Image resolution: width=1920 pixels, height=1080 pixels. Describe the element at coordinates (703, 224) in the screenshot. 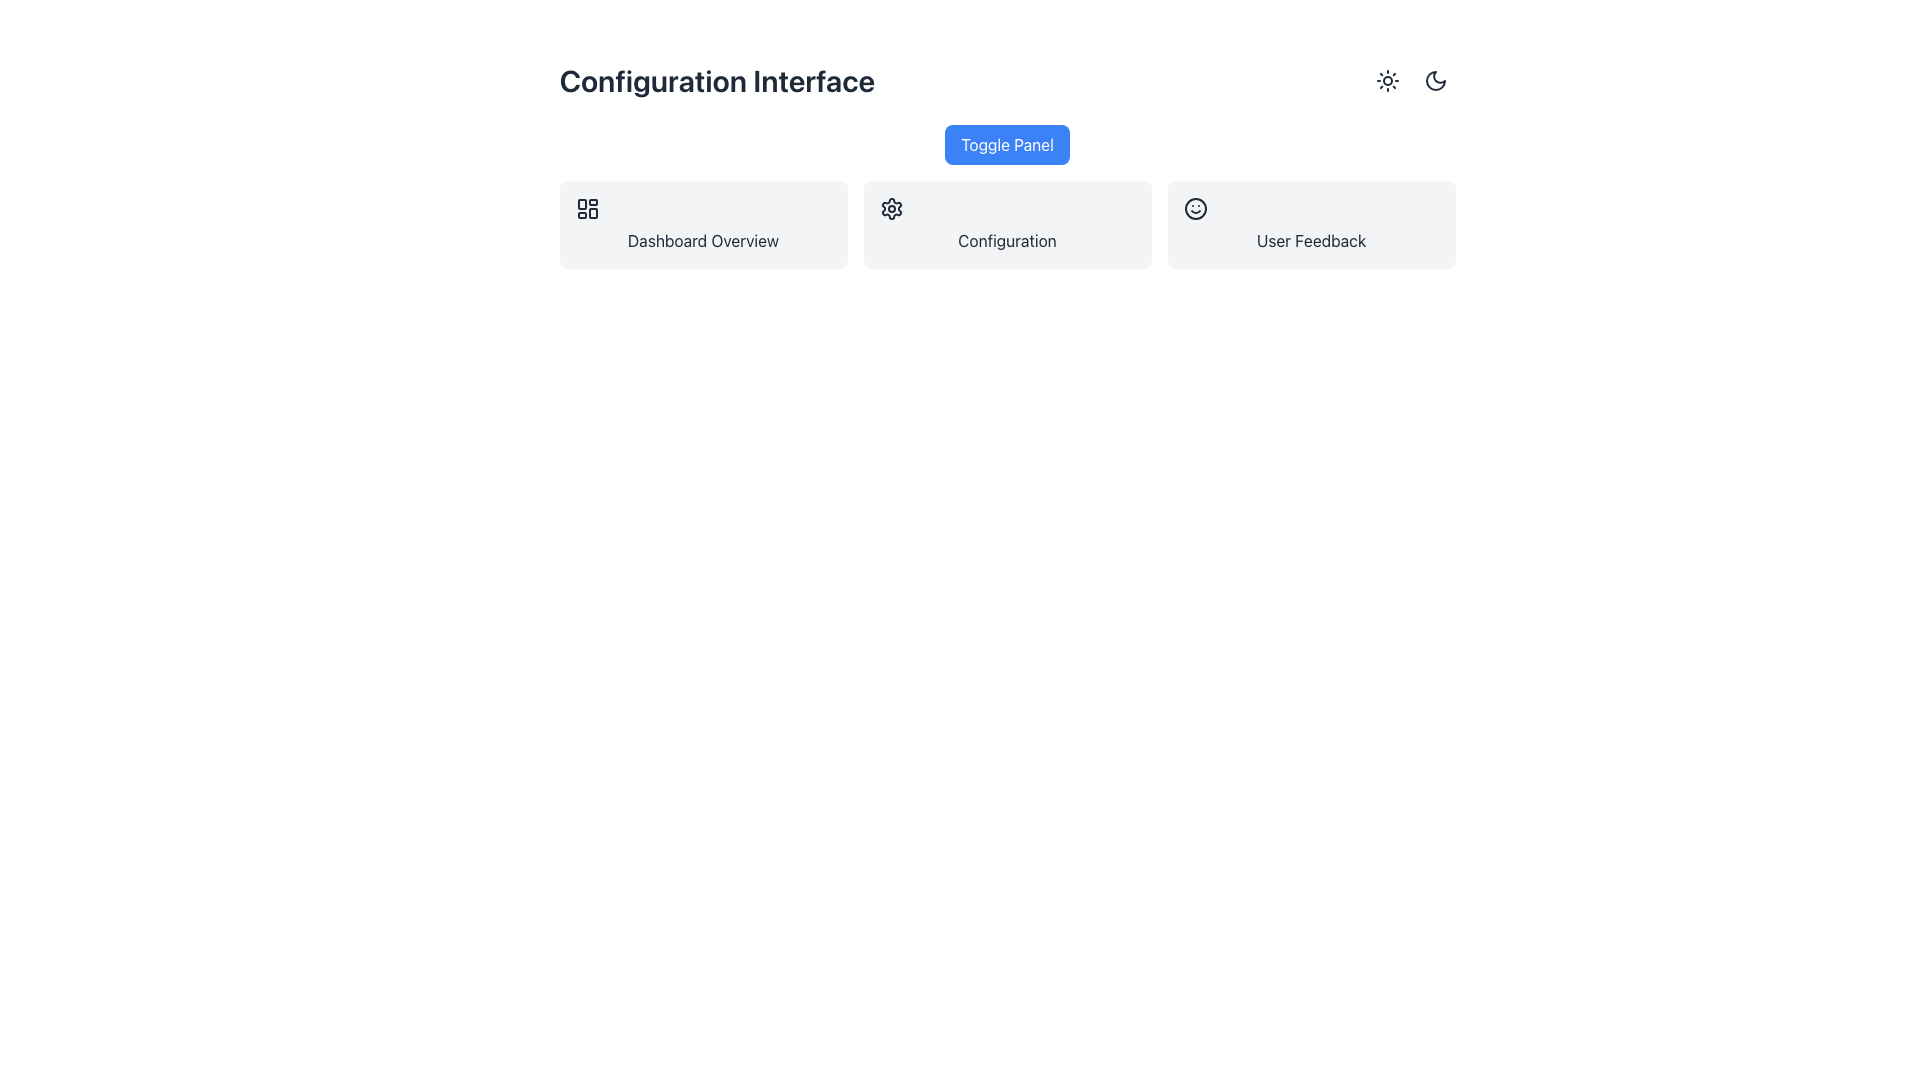

I see `the first clickable card in the grid layout that serves as an entry point for the 'Dashboard Overview' section` at that location.